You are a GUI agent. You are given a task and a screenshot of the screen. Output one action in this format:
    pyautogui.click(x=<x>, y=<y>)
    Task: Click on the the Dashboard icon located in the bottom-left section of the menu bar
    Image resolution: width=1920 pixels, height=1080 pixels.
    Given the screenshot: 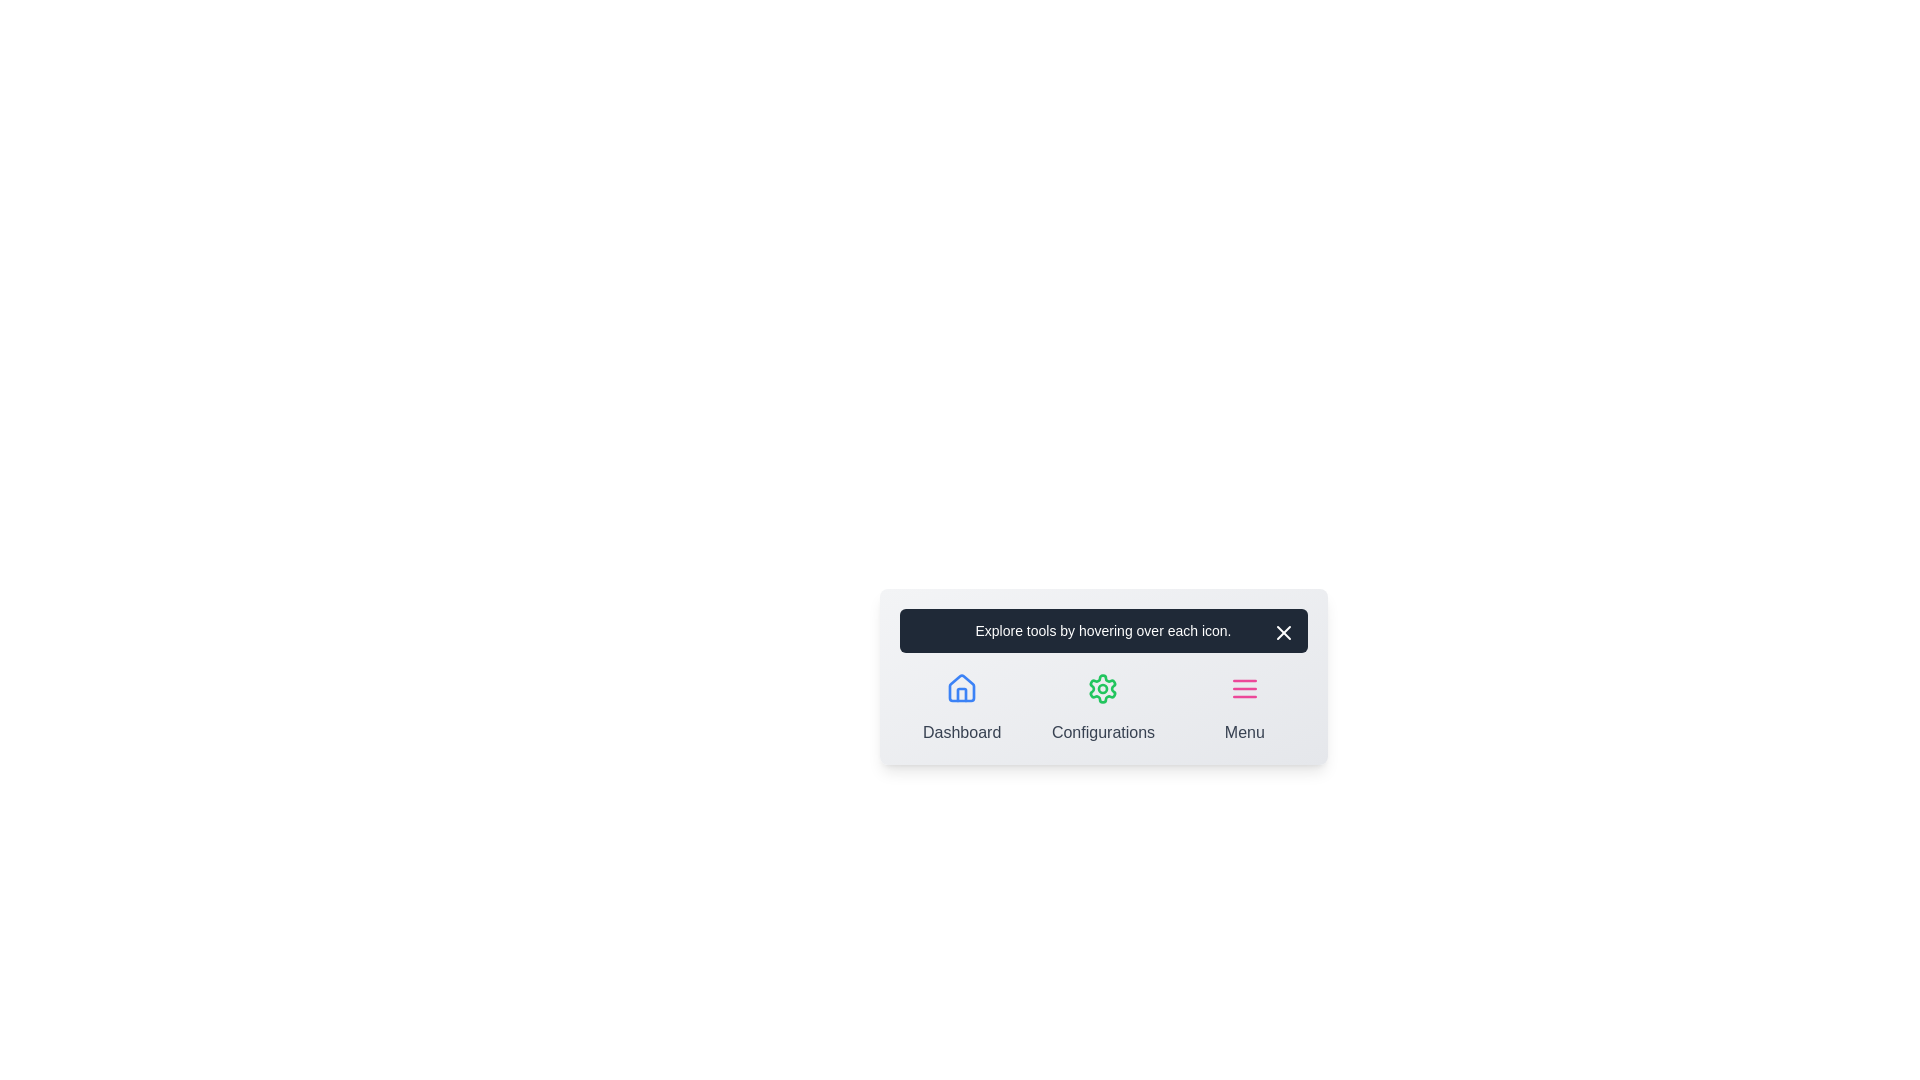 What is the action you would take?
    pyautogui.click(x=962, y=688)
    